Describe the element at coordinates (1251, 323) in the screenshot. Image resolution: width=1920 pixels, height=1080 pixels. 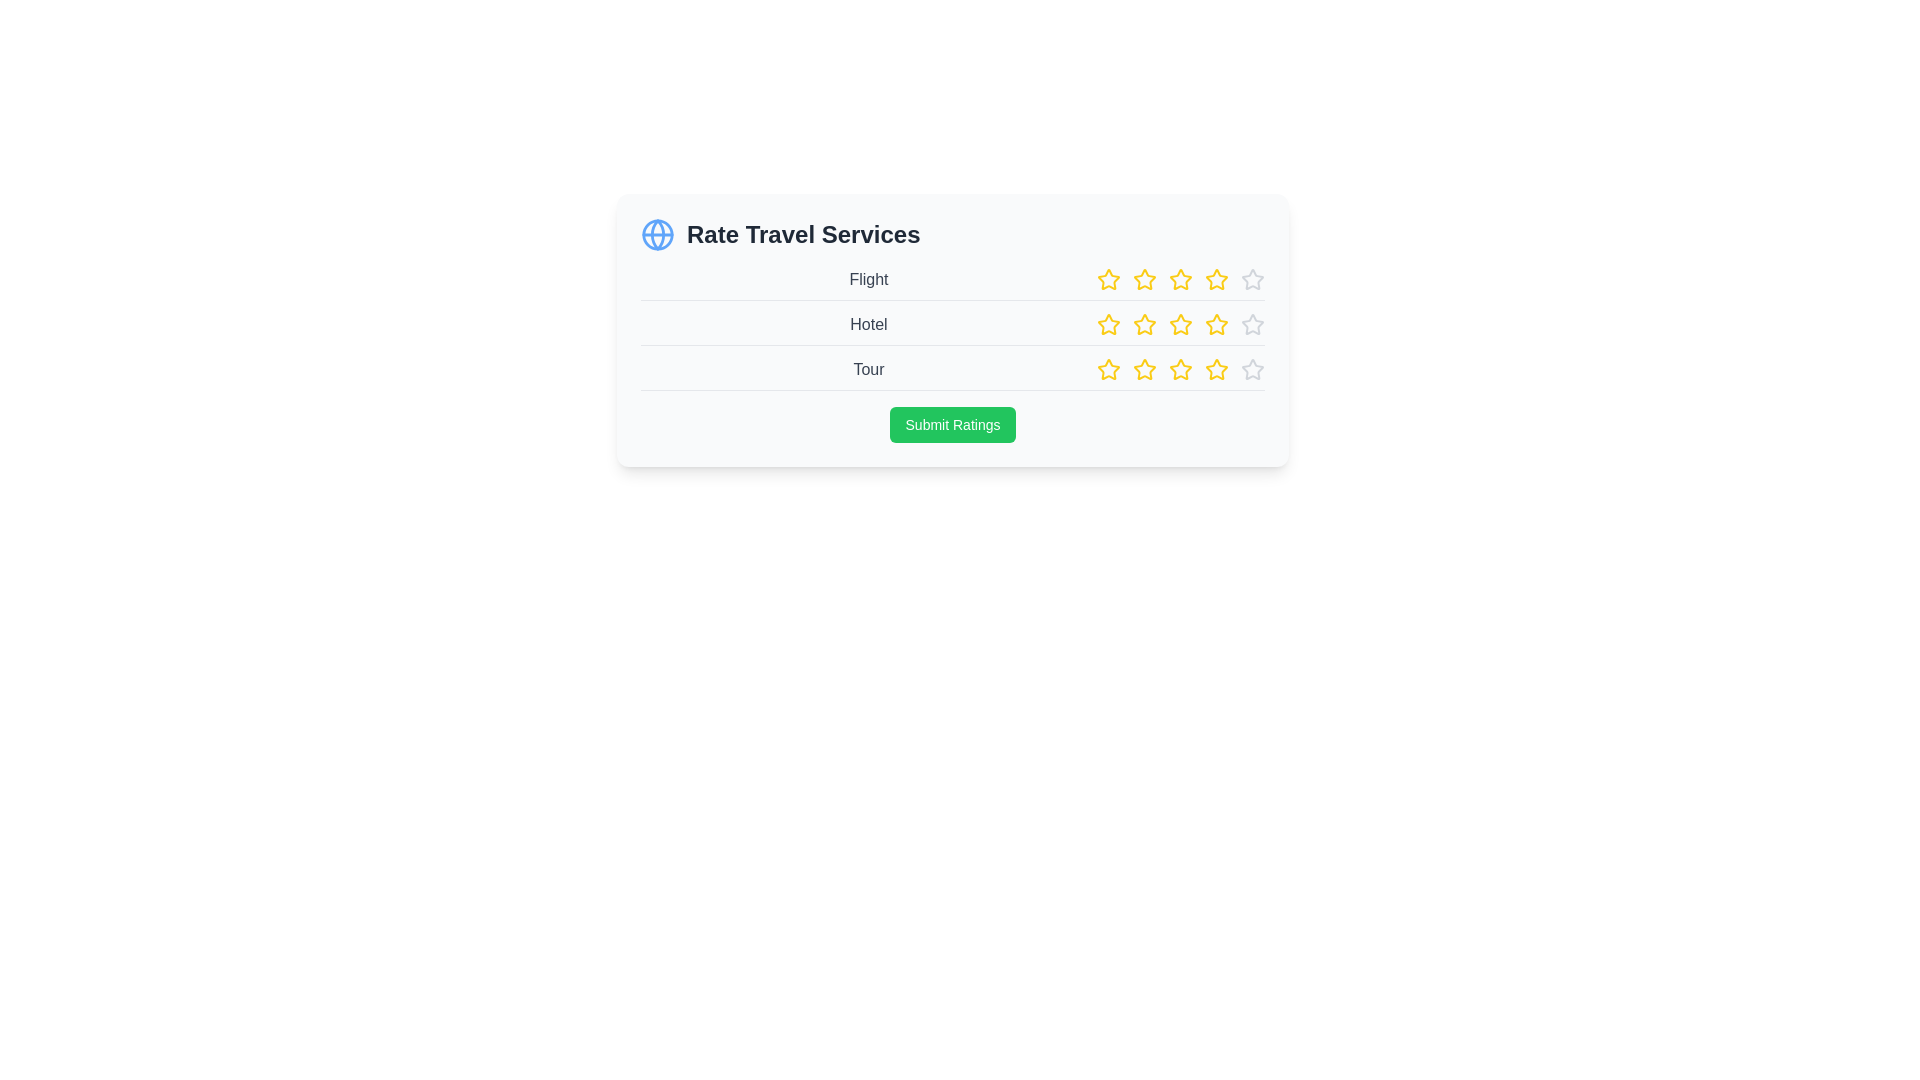
I see `the fifth outlined gray star icon in the rating system for 'Hotel' in the 'Rate Travel Services' interface` at that location.